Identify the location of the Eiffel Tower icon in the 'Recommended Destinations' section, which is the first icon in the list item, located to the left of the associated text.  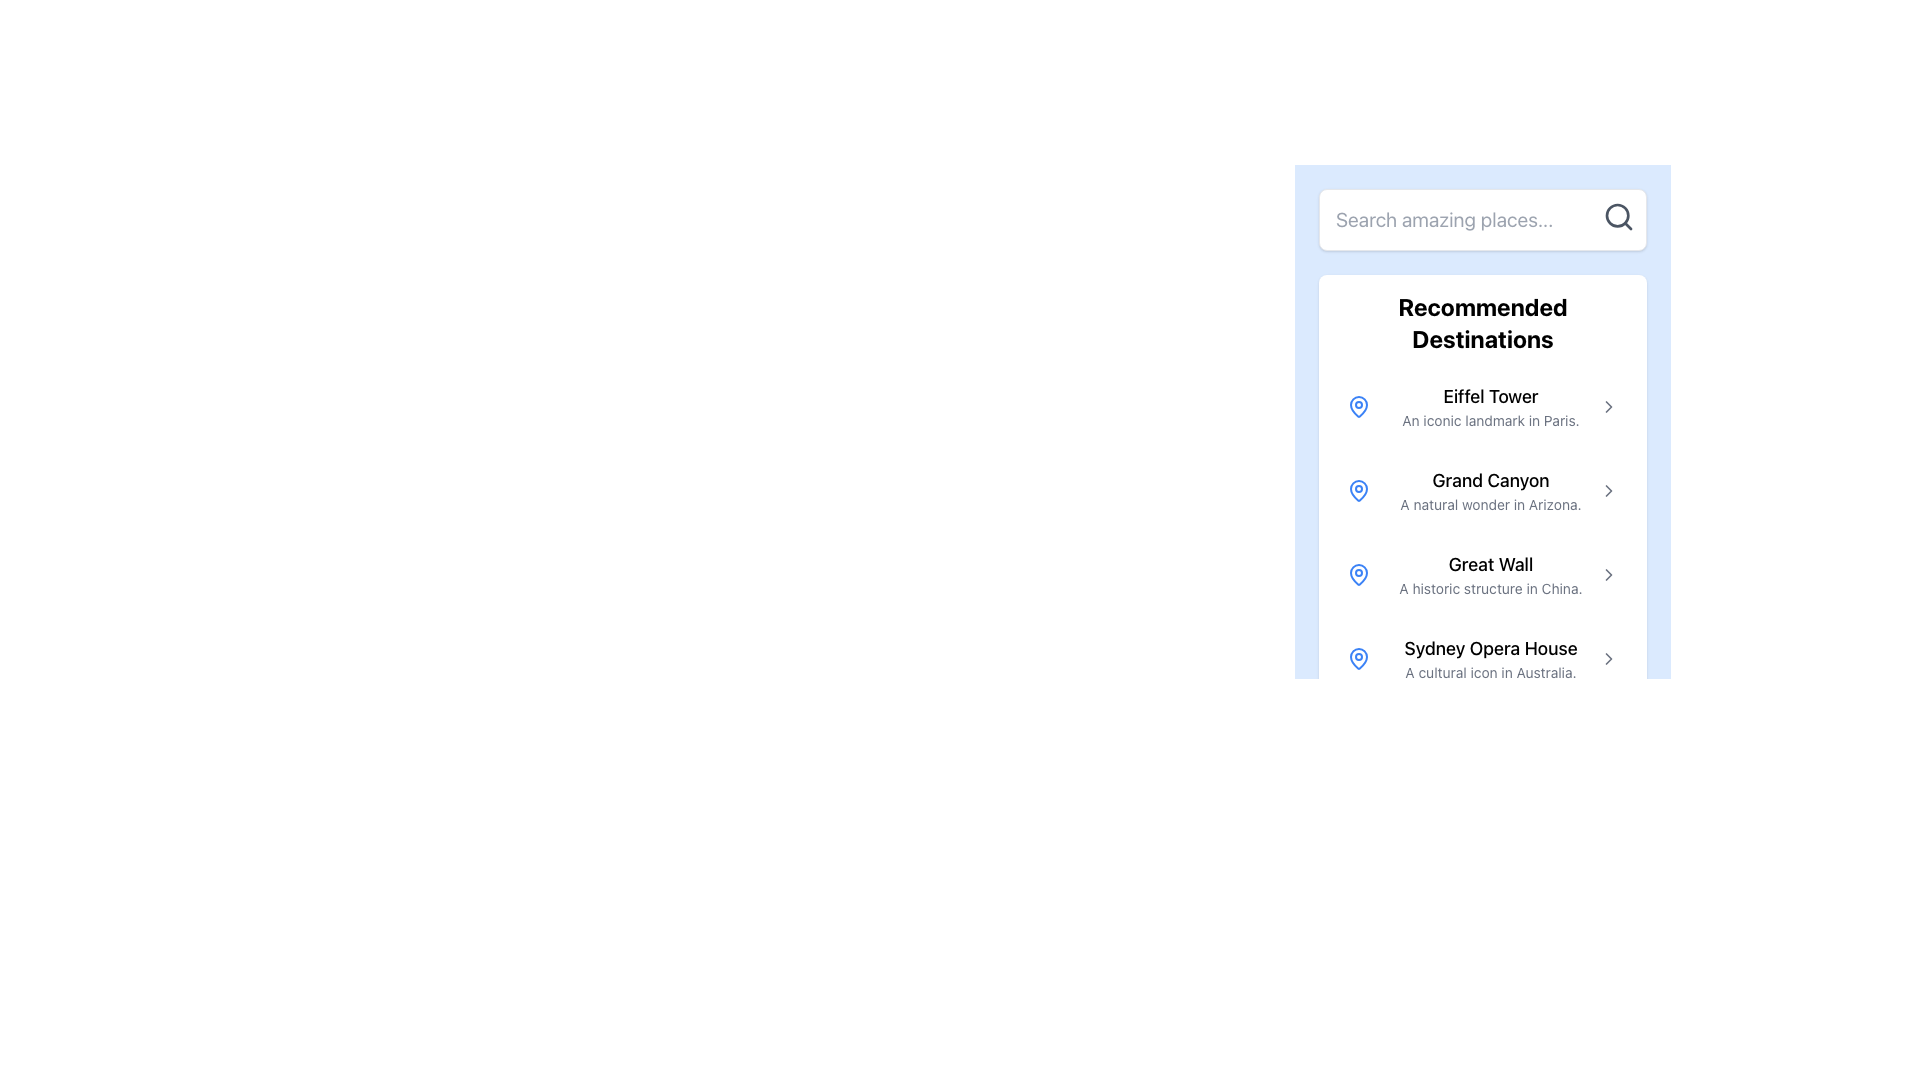
(1358, 406).